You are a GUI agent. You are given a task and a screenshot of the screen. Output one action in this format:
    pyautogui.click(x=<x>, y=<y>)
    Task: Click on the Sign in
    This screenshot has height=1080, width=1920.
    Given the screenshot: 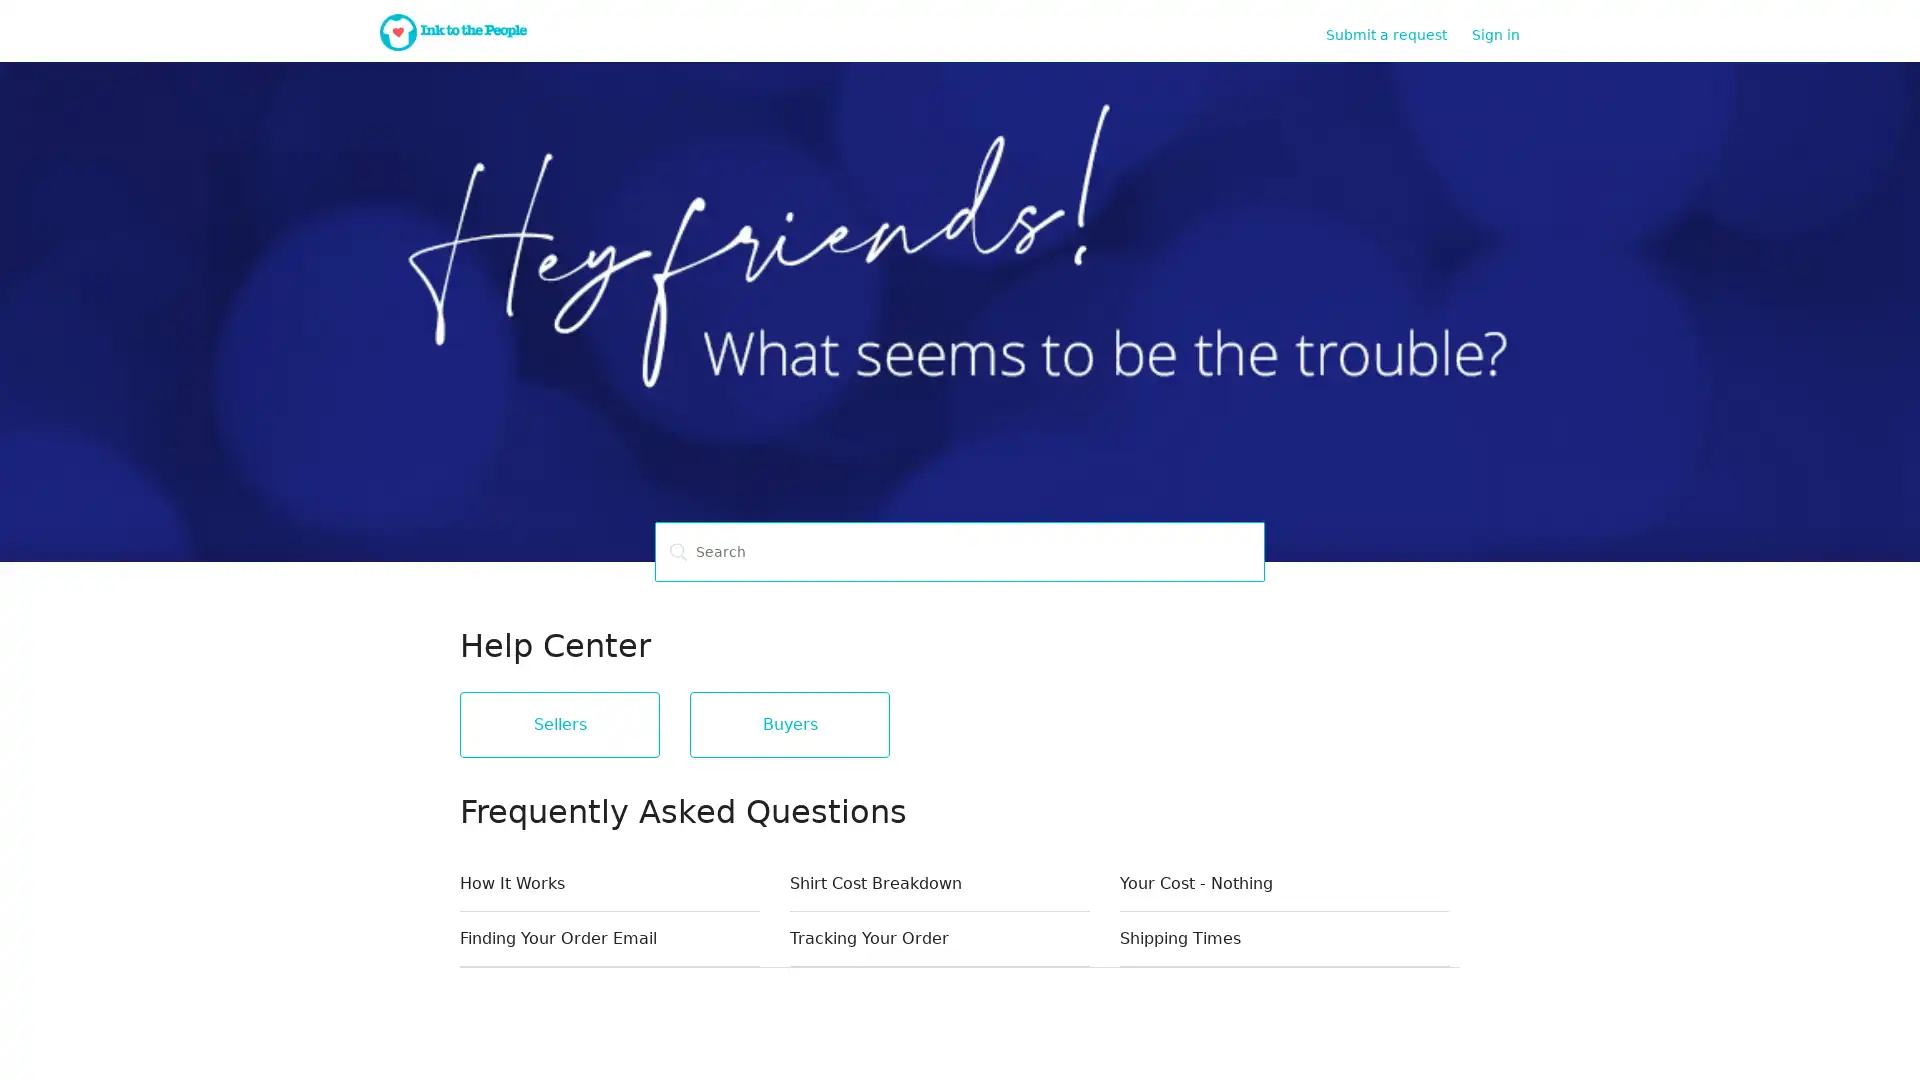 What is the action you would take?
    pyautogui.click(x=1506, y=34)
    